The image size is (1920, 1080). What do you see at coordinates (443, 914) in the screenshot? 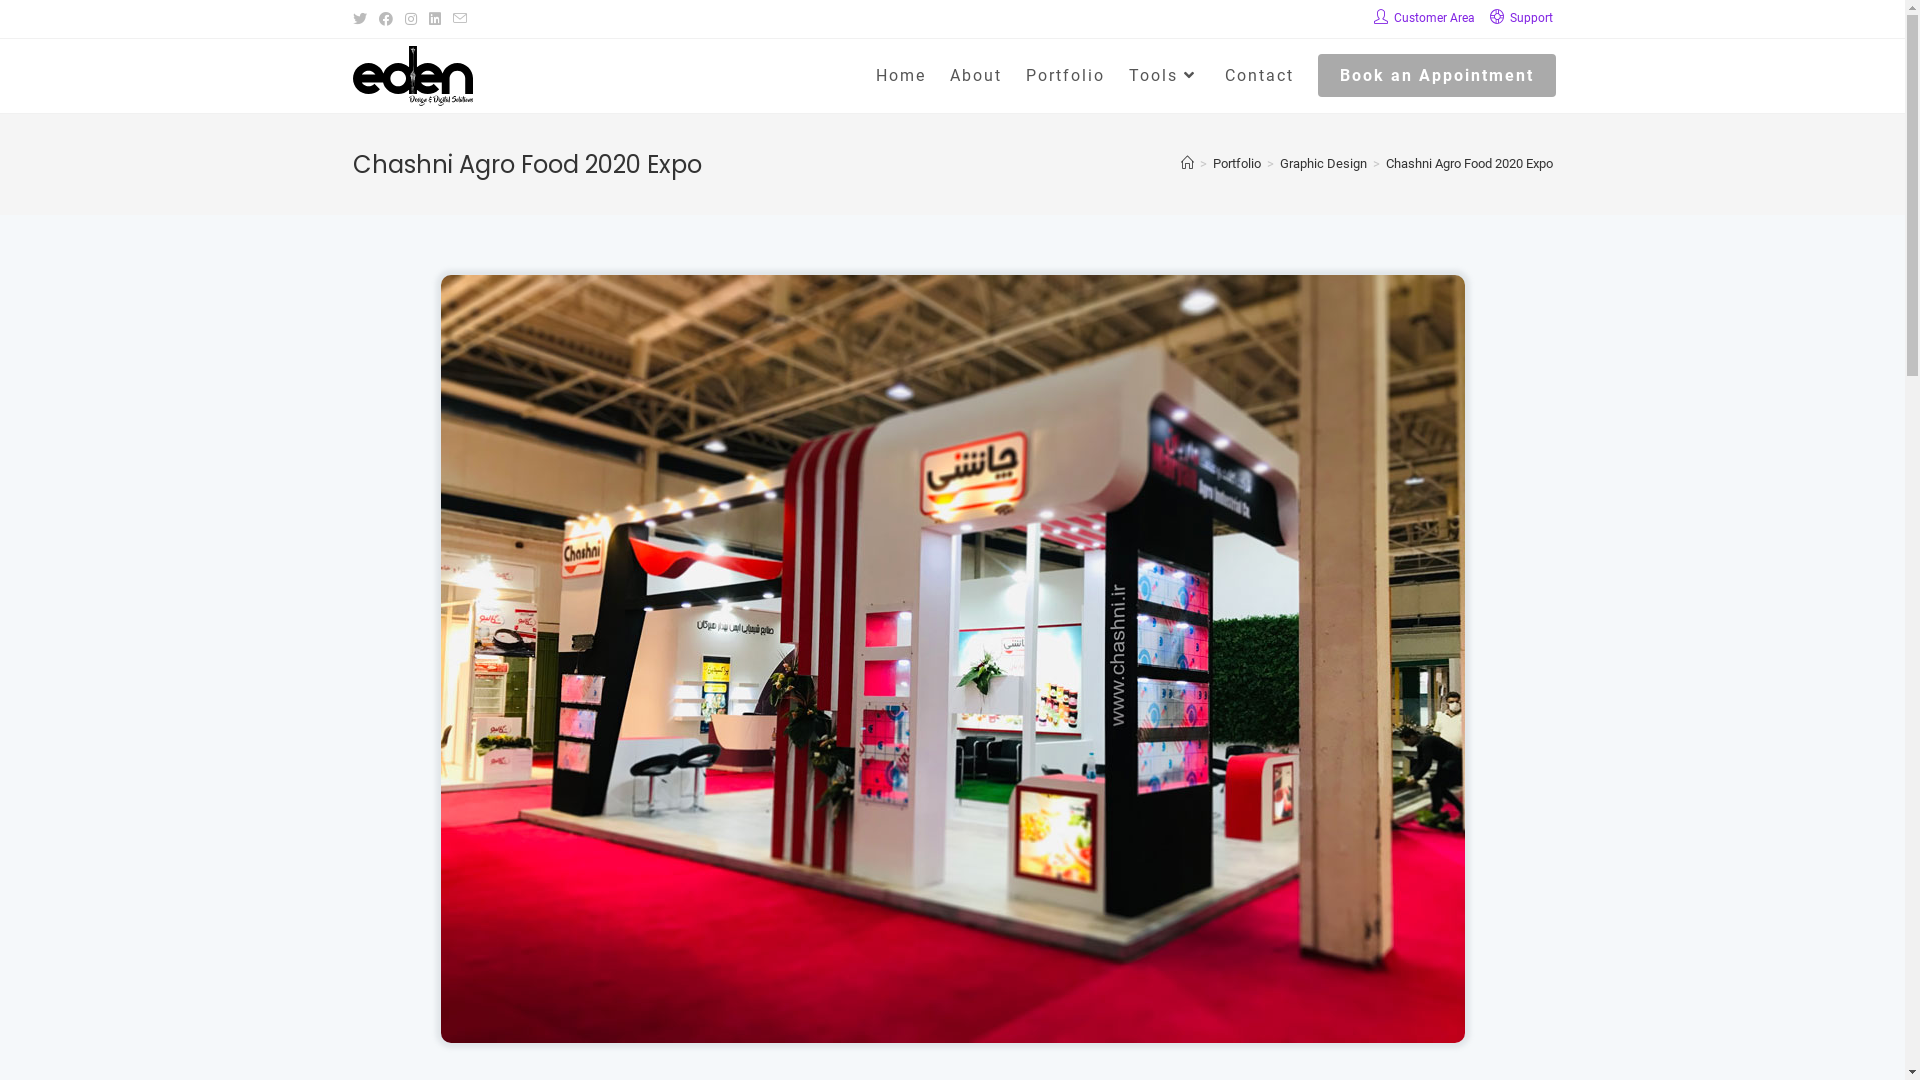
I see `'CALL US ON SKYPE'` at bounding box center [443, 914].